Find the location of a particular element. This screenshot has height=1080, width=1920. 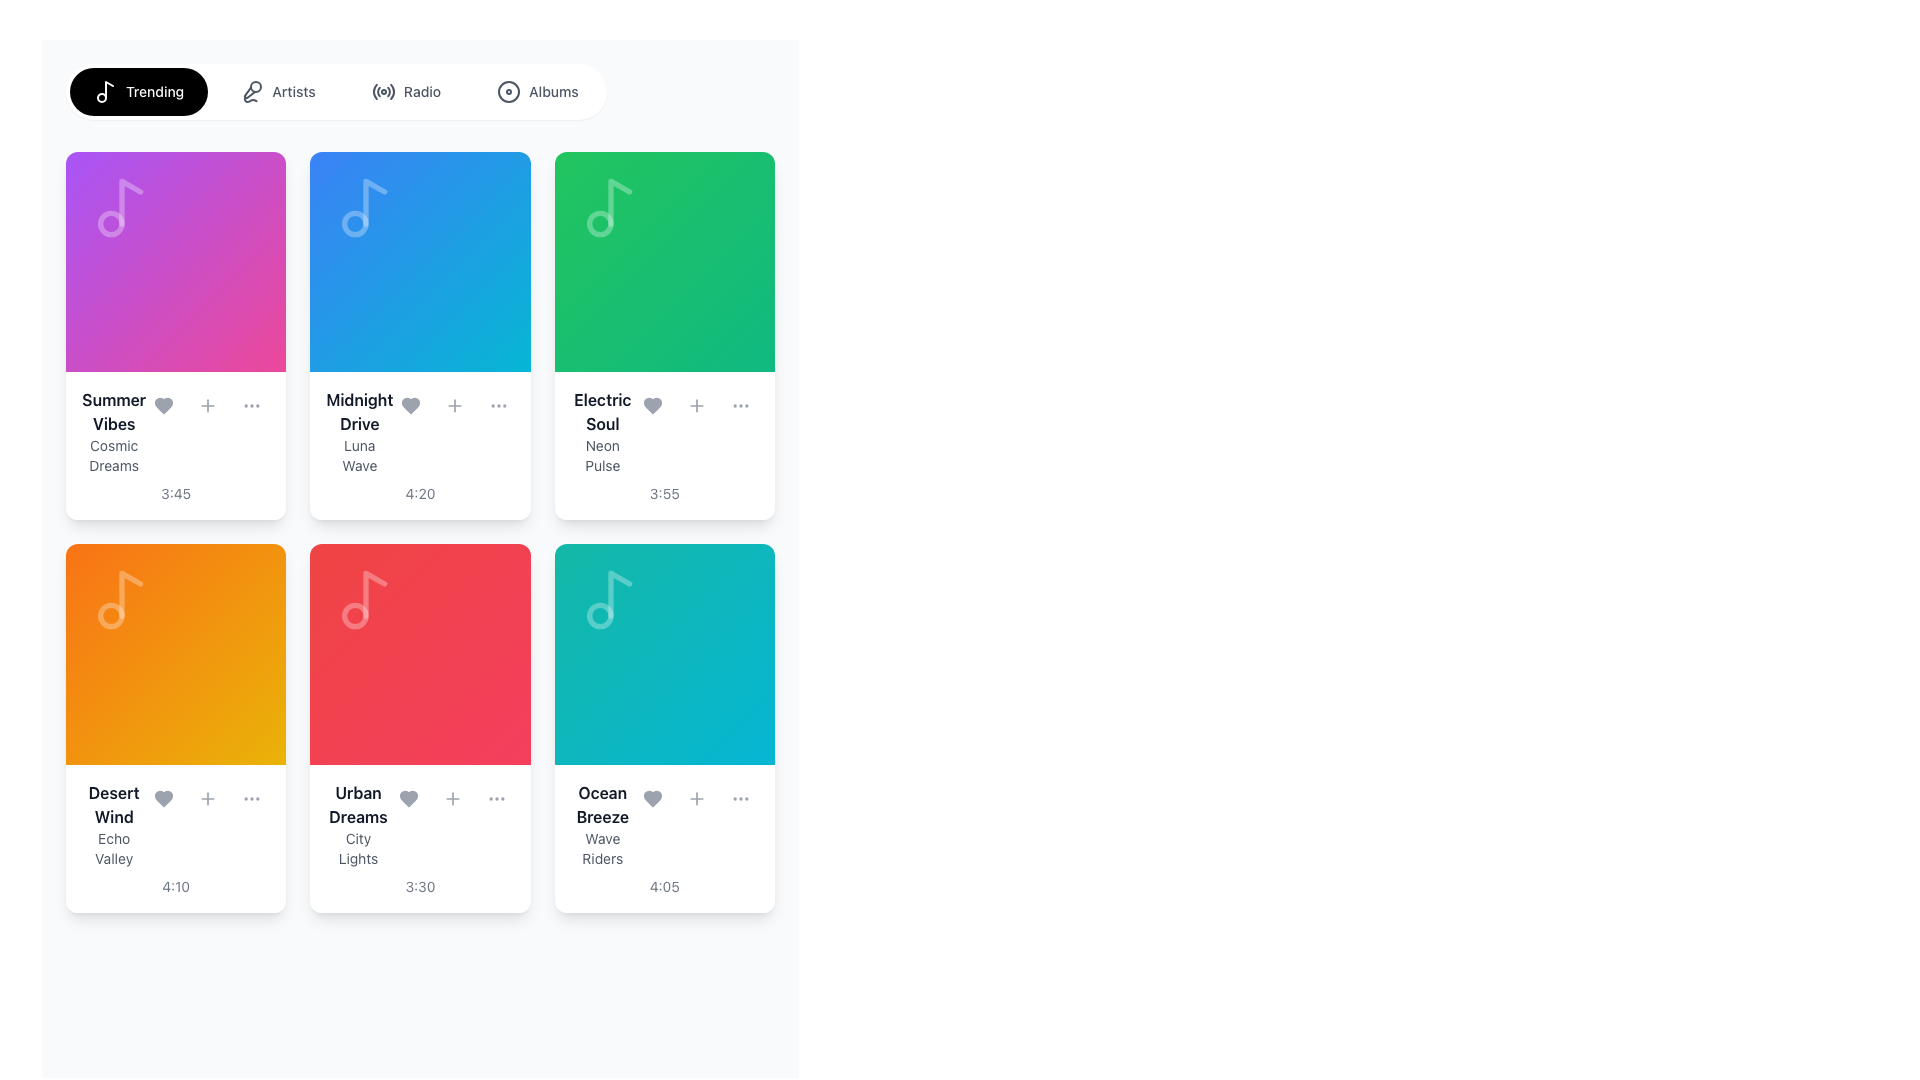

displayed text from the Label/Text Display showing 'Midnight Drive' and 'Luna Wave', located in the second column of the top row of a grid layout is located at coordinates (359, 431).